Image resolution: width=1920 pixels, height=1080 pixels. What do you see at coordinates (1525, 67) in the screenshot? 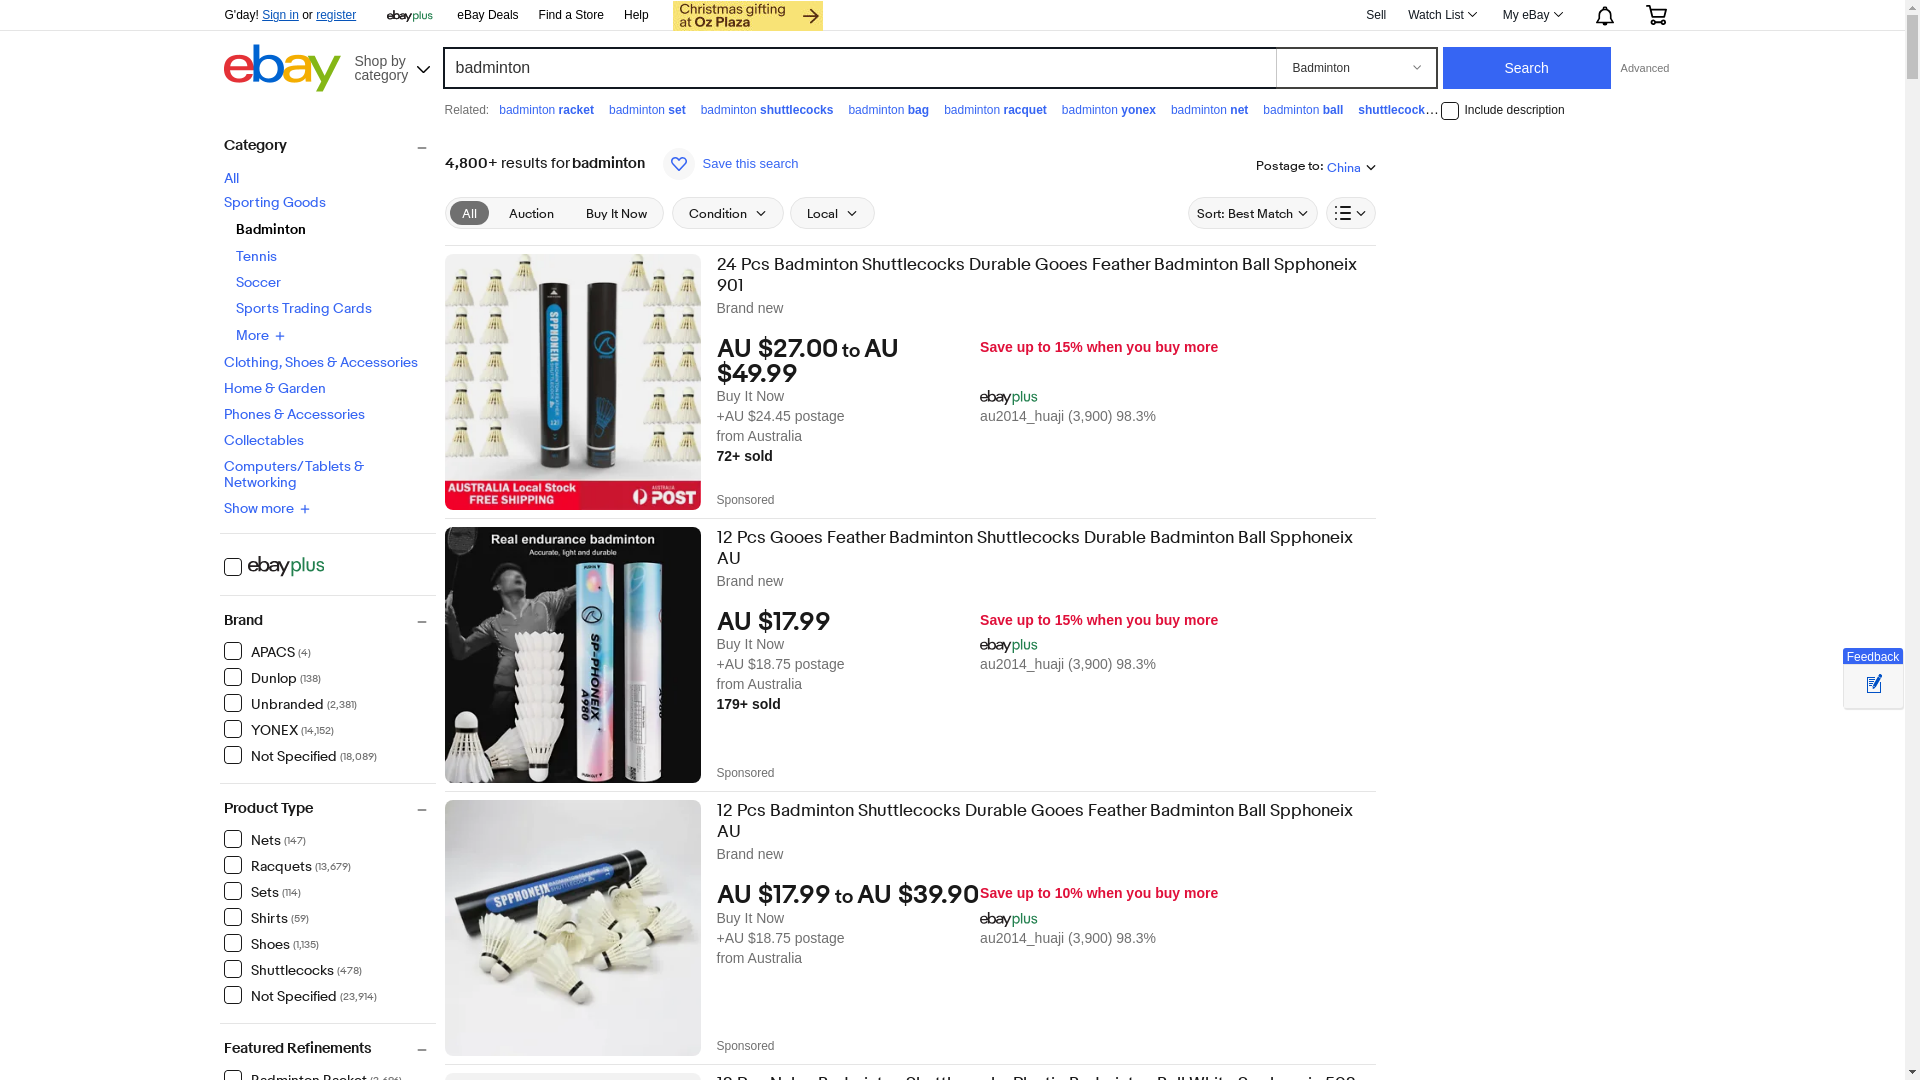
I see `'Search'` at bounding box center [1525, 67].